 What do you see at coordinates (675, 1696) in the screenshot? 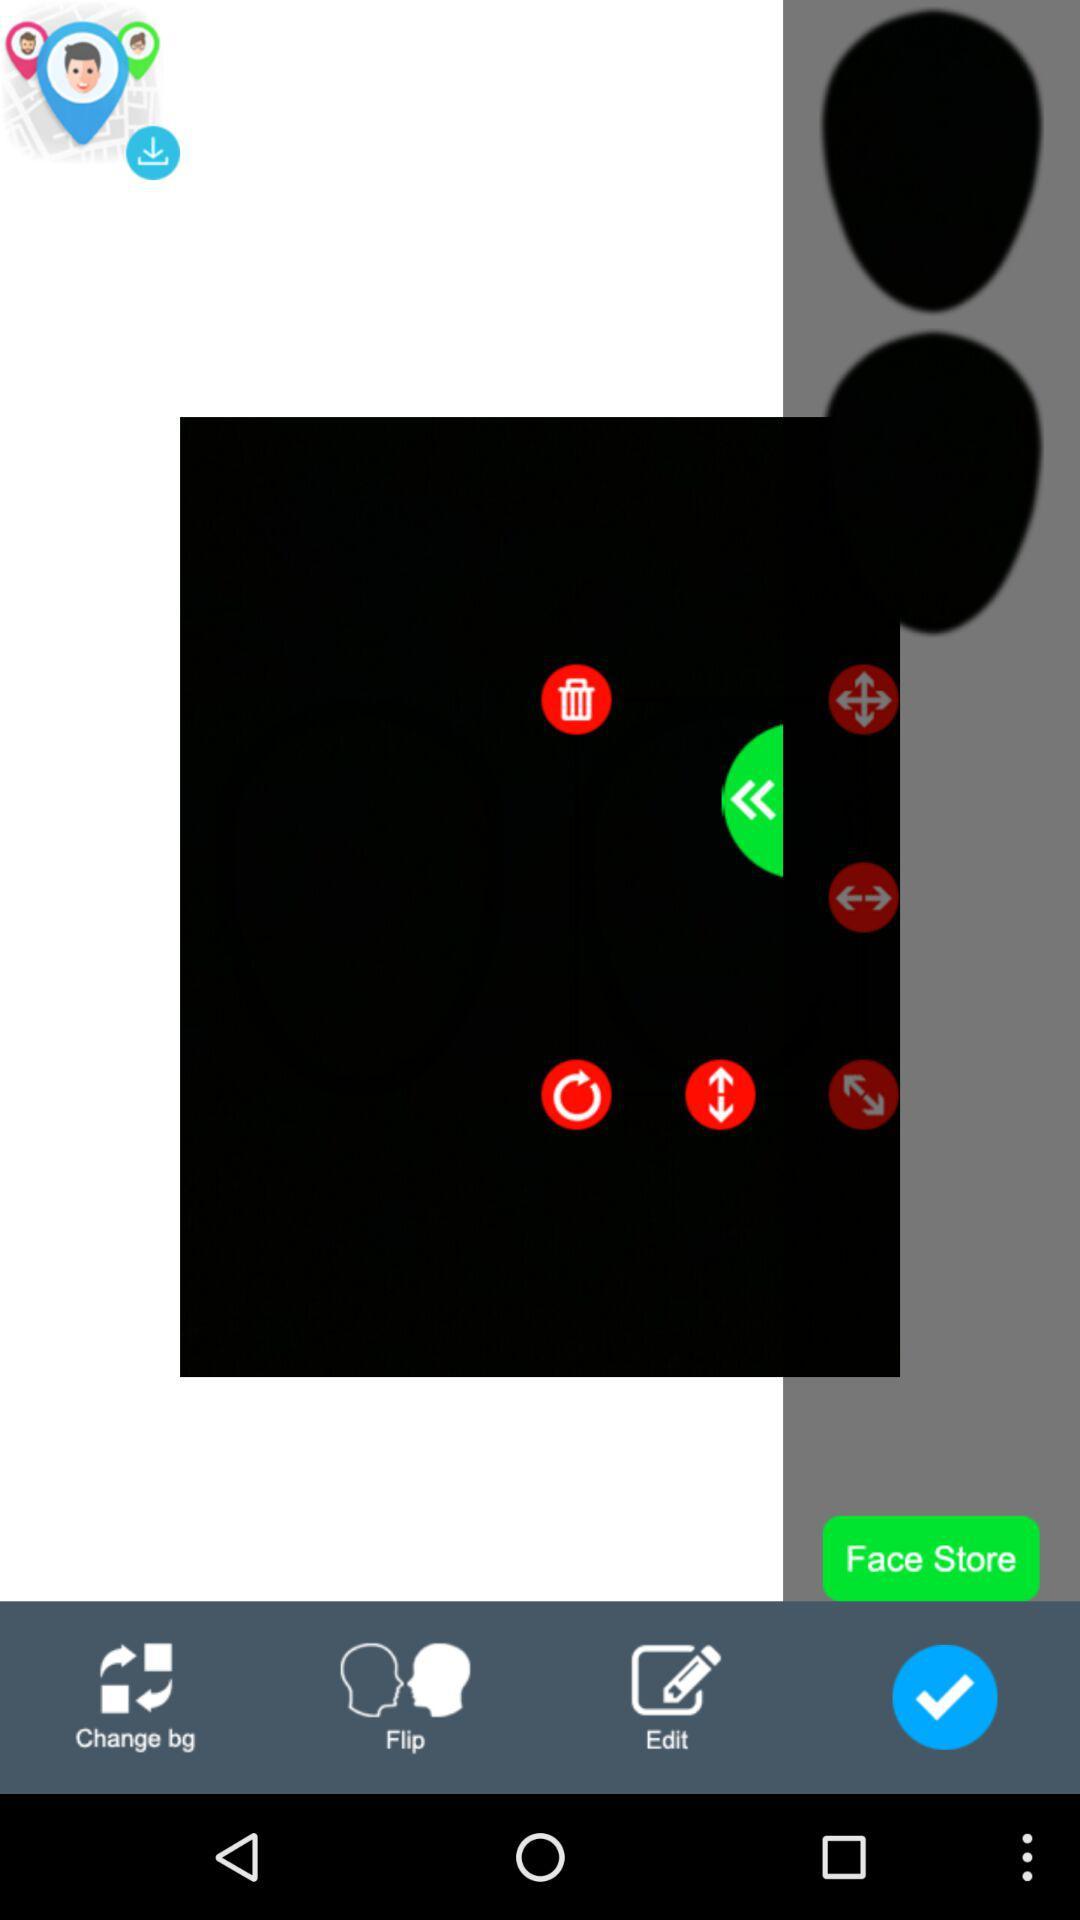
I see `edit page` at bounding box center [675, 1696].